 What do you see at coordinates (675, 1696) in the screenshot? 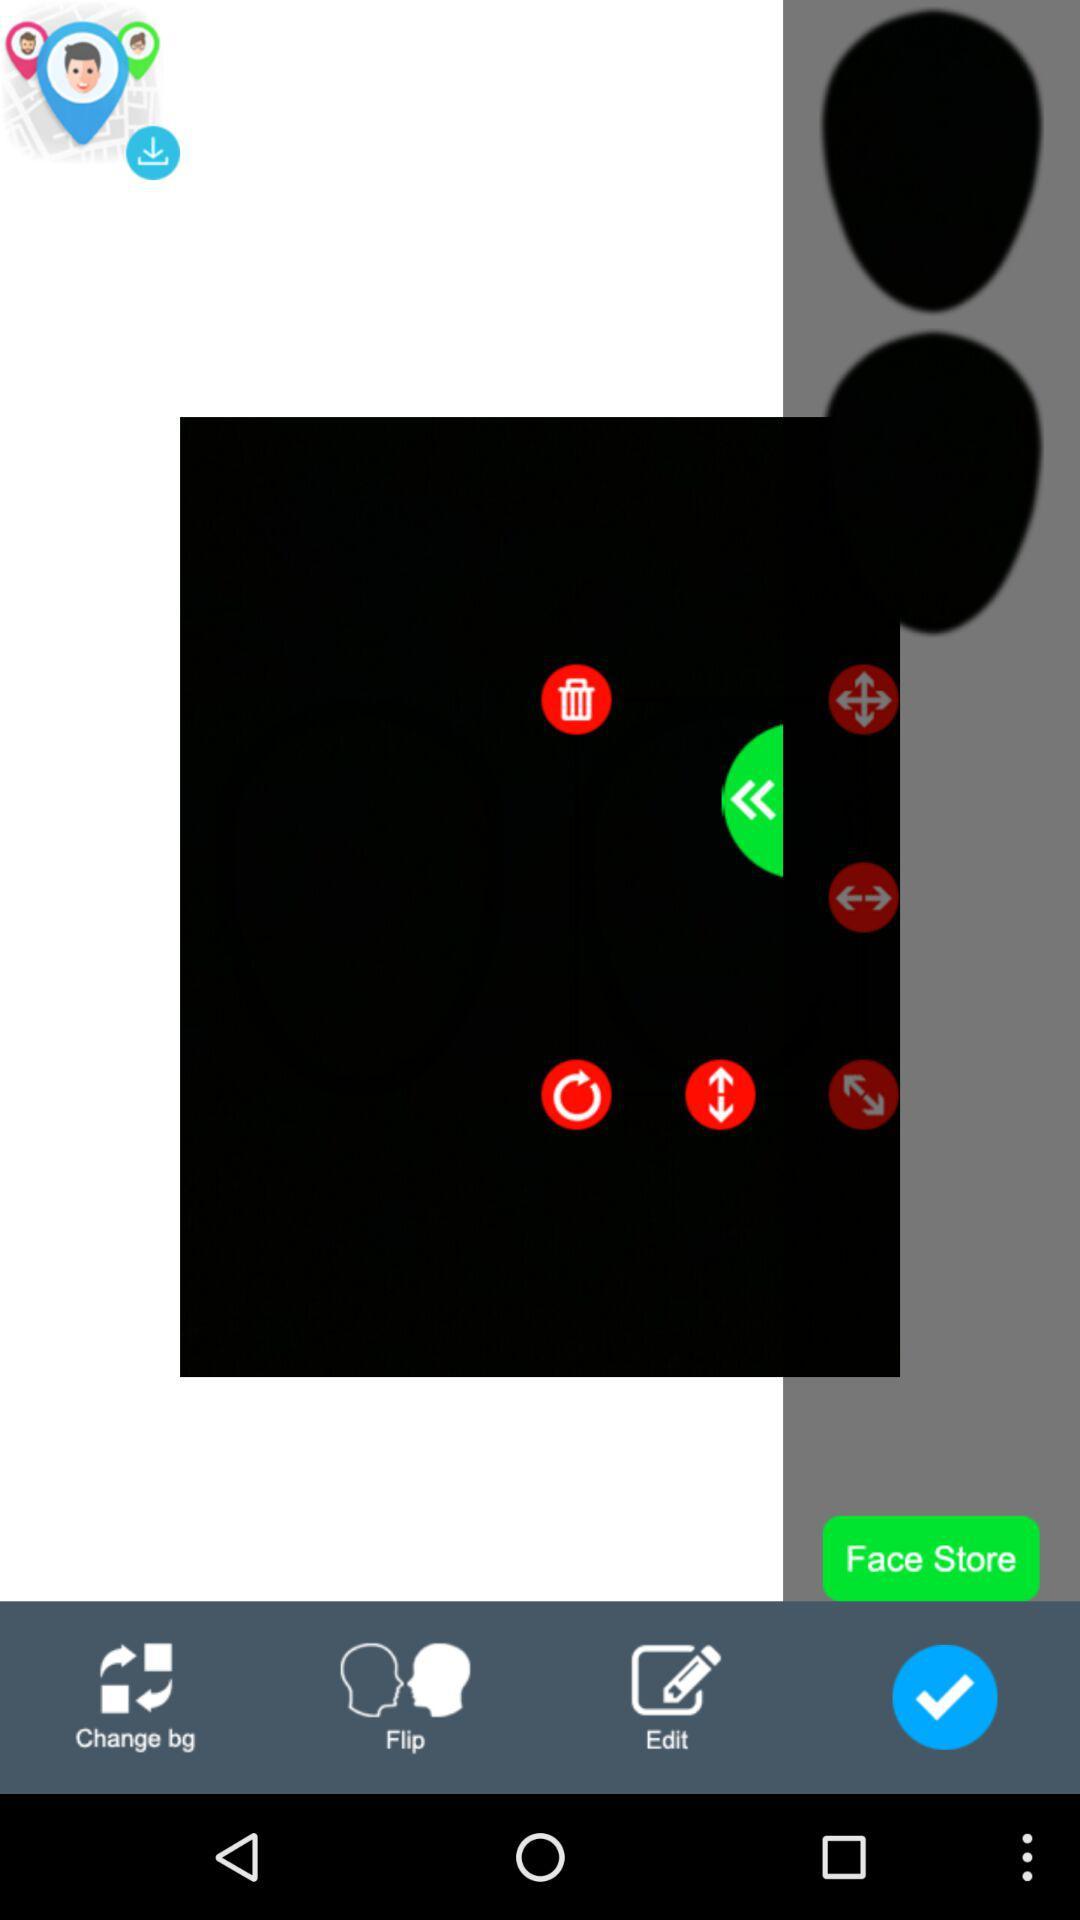
I see `edit page` at bounding box center [675, 1696].